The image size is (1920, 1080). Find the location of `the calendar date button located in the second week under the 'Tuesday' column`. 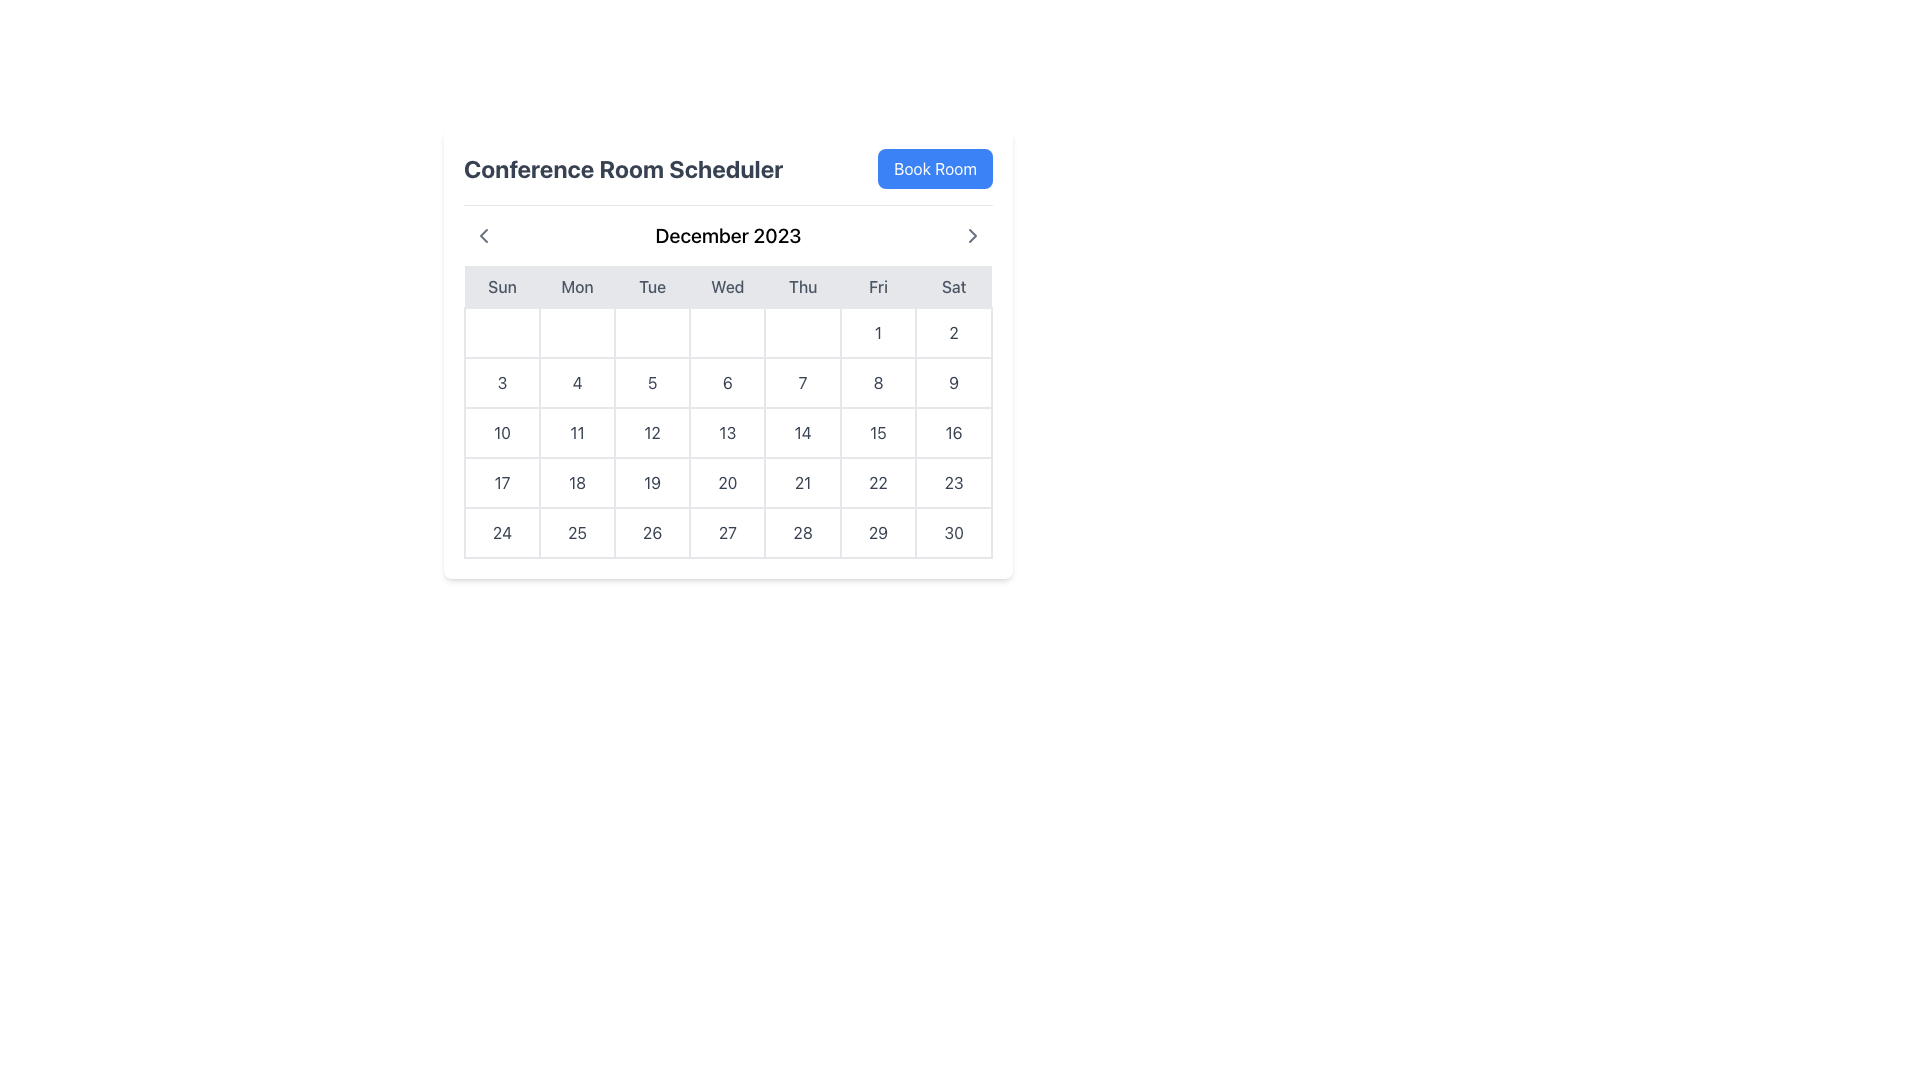

the calendar date button located in the second week under the 'Tuesday' column is located at coordinates (652, 382).